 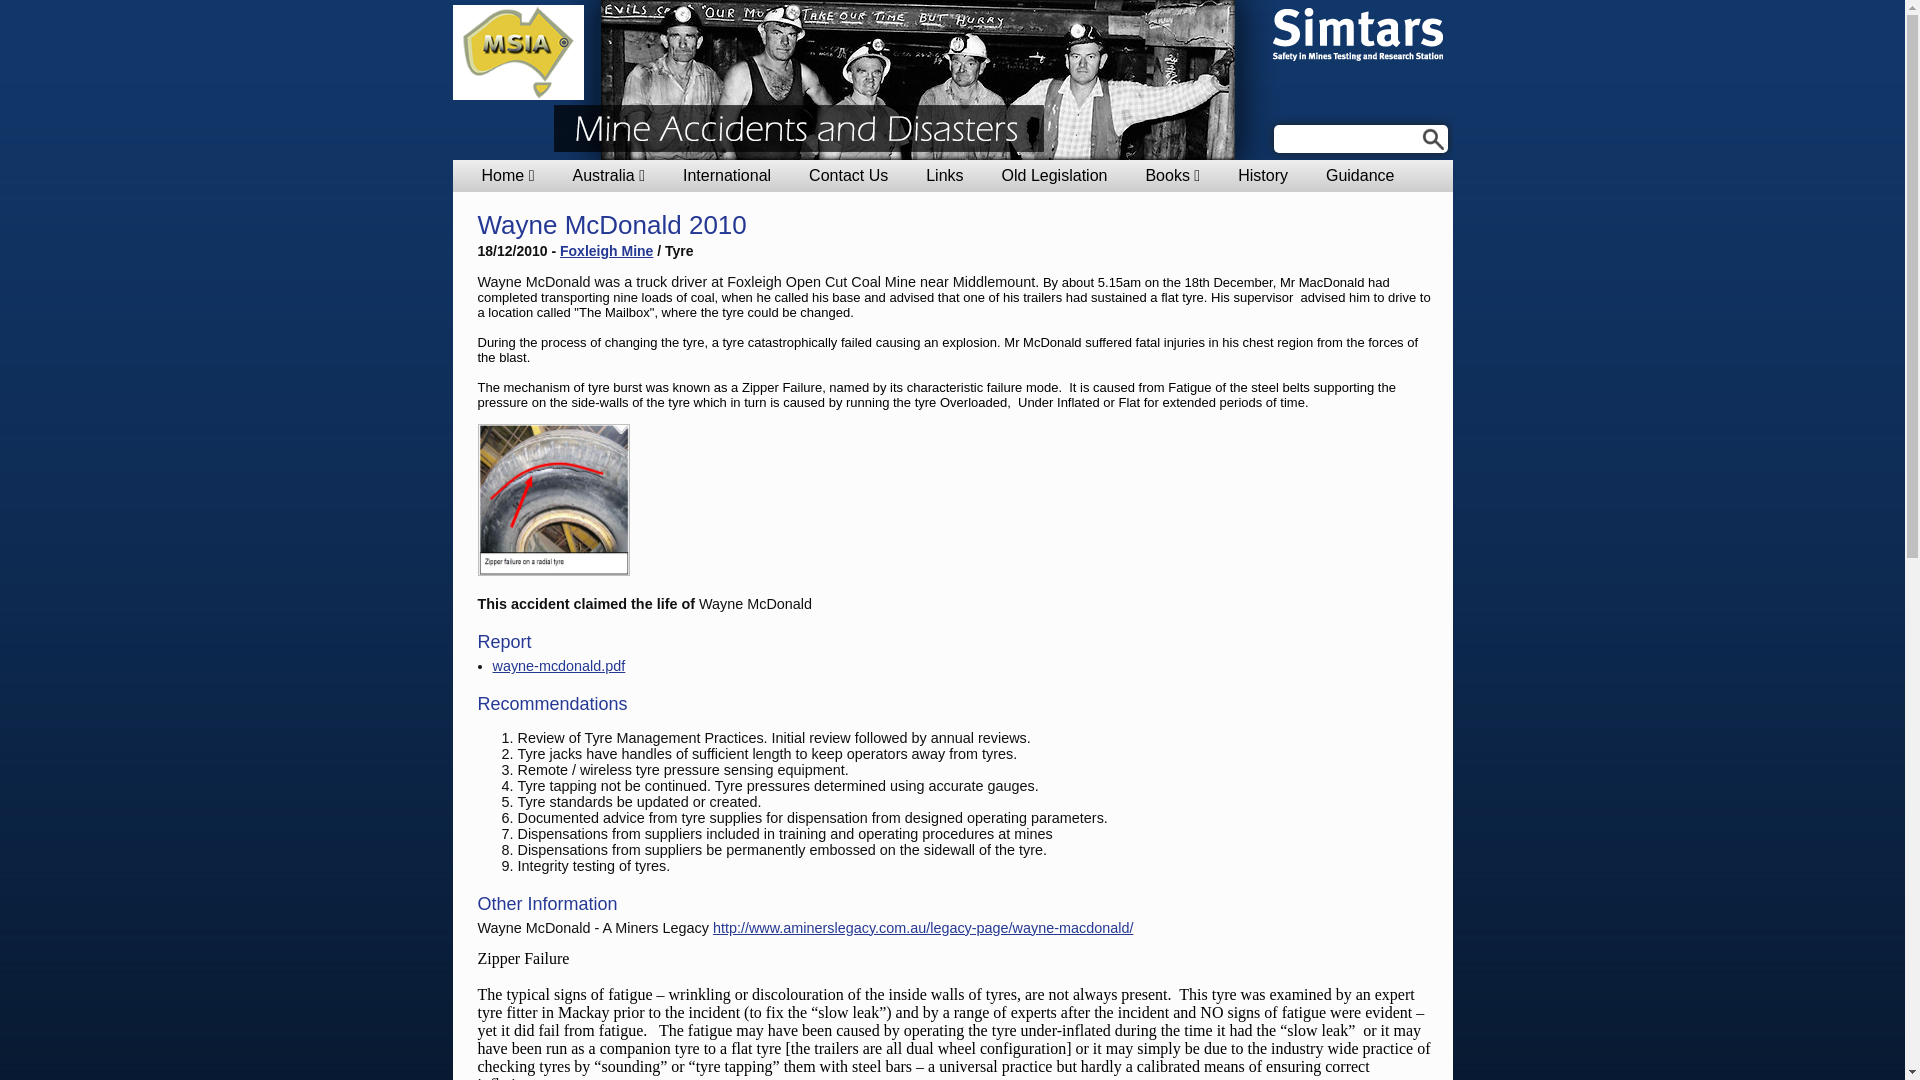 What do you see at coordinates (1360, 175) in the screenshot?
I see `'Guidance'` at bounding box center [1360, 175].